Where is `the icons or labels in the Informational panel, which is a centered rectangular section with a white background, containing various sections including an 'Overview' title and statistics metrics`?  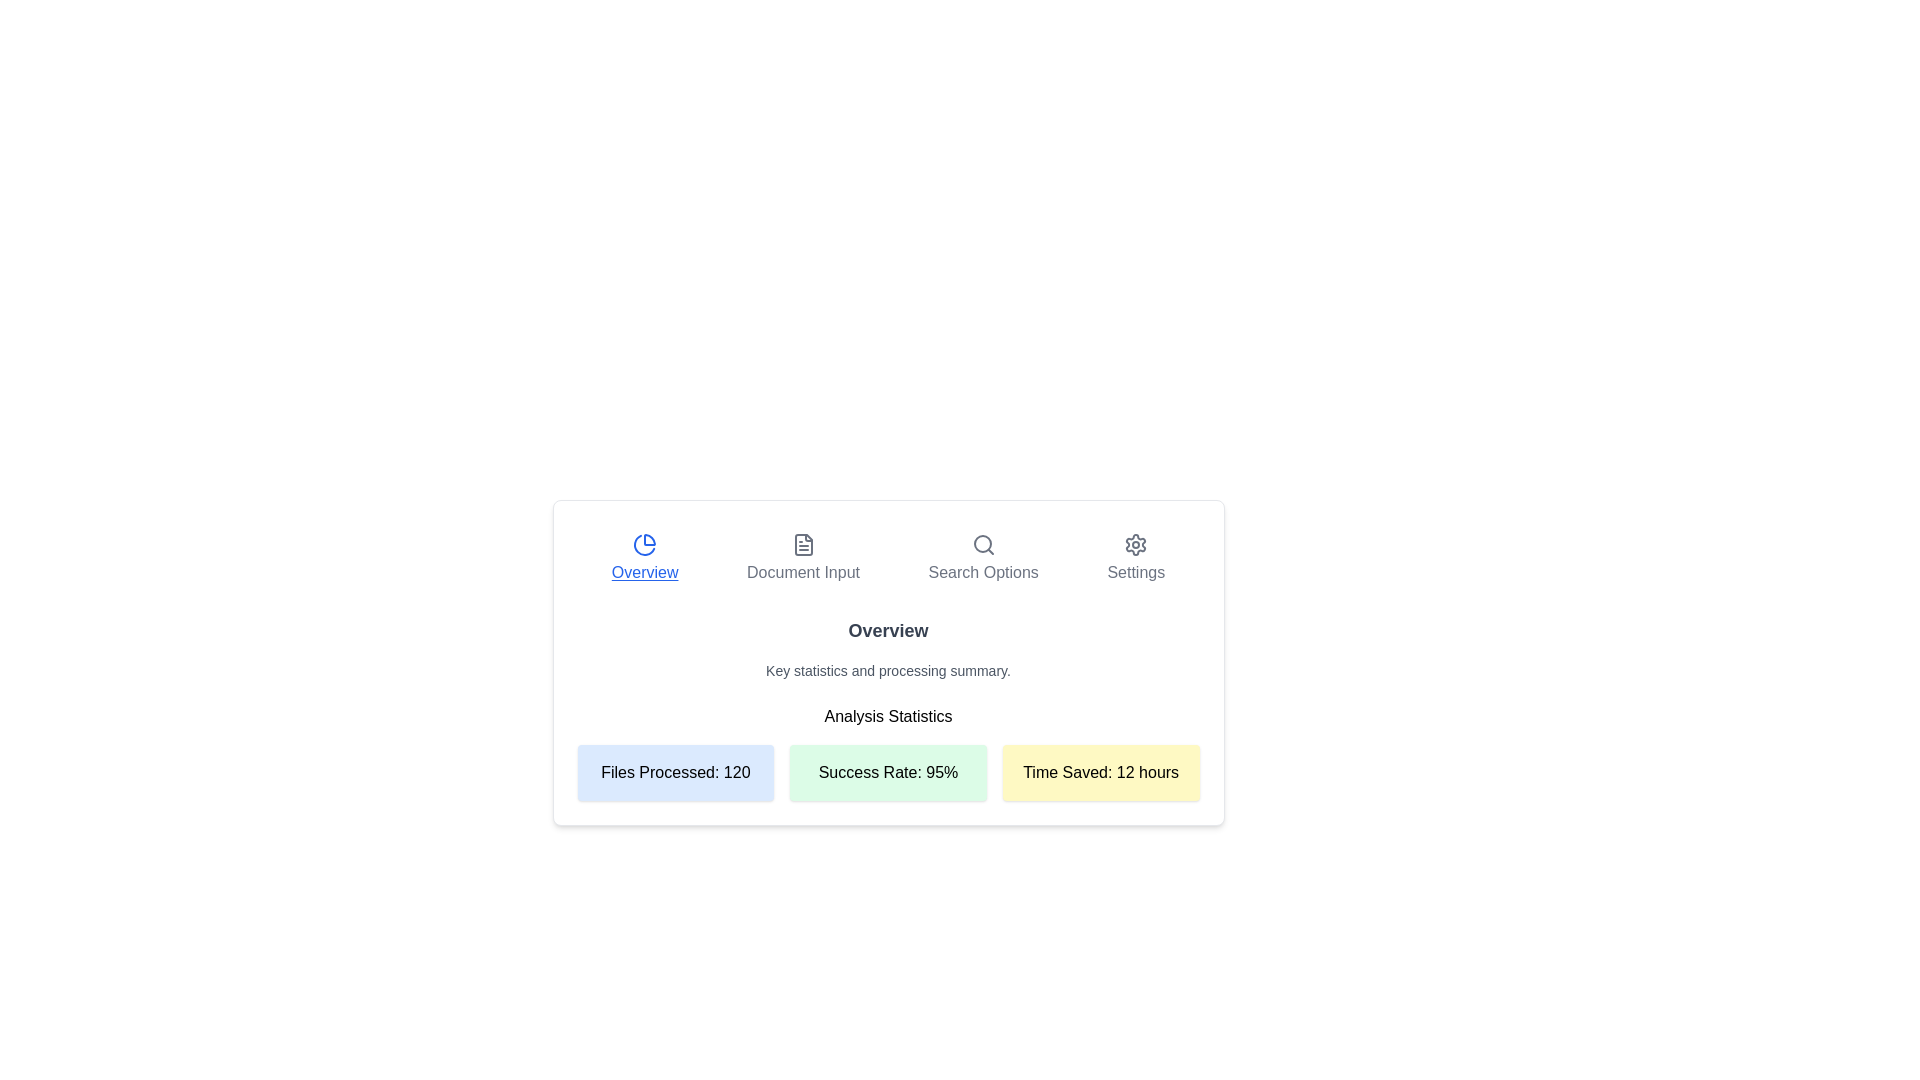 the icons or labels in the Informational panel, which is a centered rectangular section with a white background, containing various sections including an 'Overview' title and statistics metrics is located at coordinates (887, 636).